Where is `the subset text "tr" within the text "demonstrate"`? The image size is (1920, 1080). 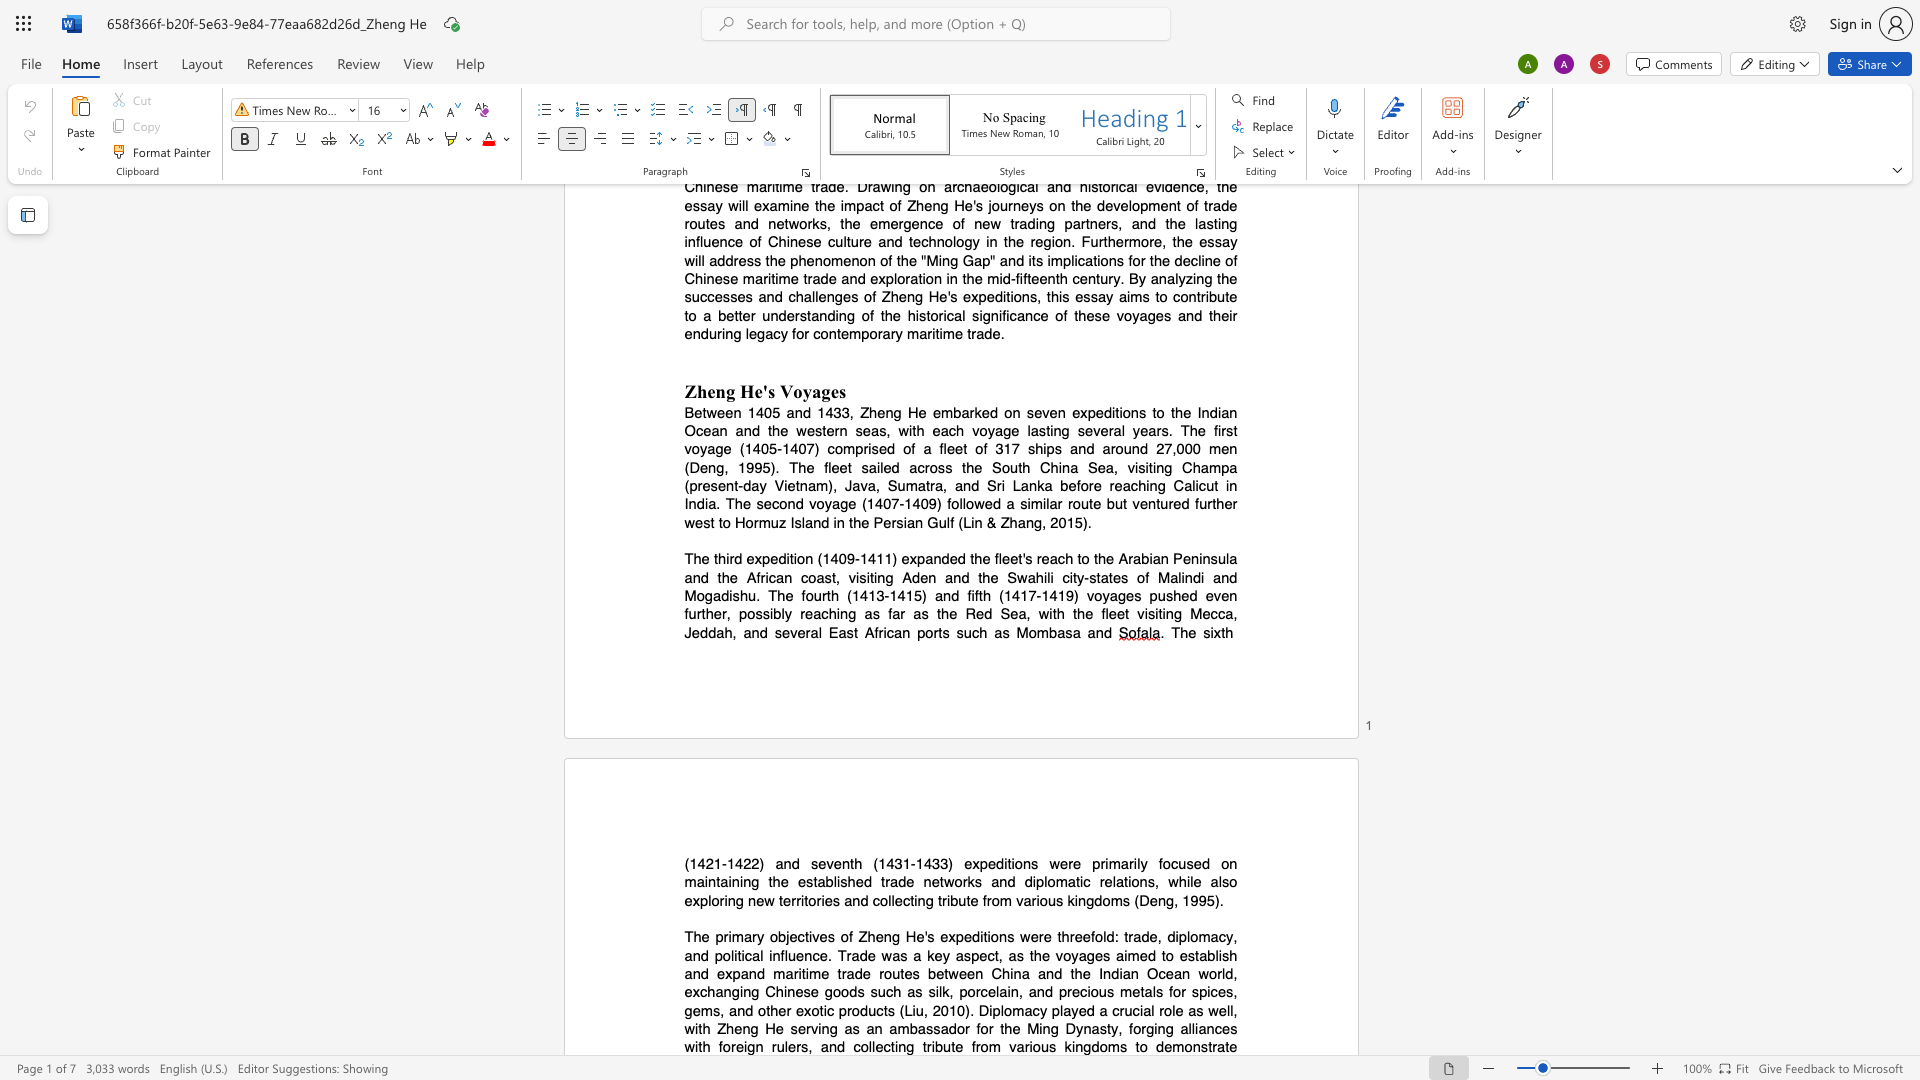
the subset text "tr" within the text "demonstrate" is located at coordinates (1207, 1046).